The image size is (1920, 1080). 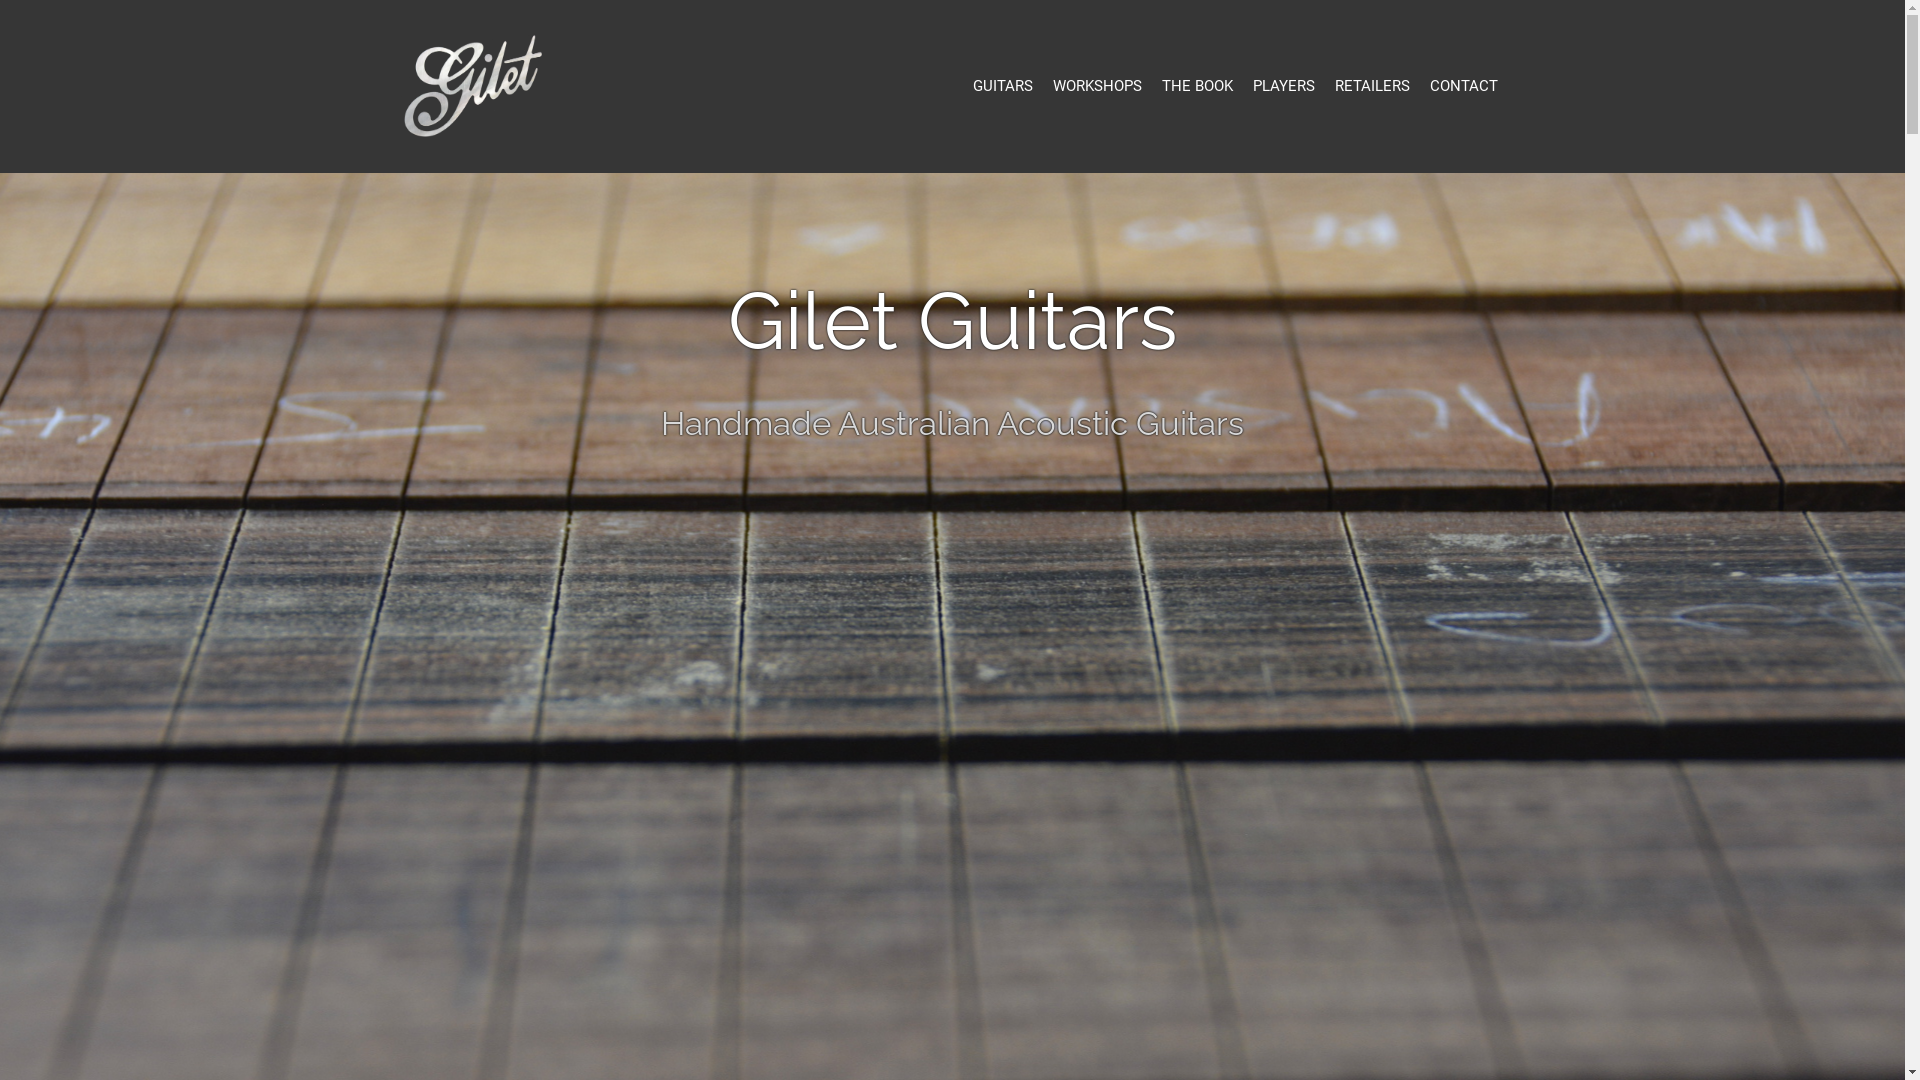 What do you see at coordinates (1002, 85) in the screenshot?
I see `'GUITARS'` at bounding box center [1002, 85].